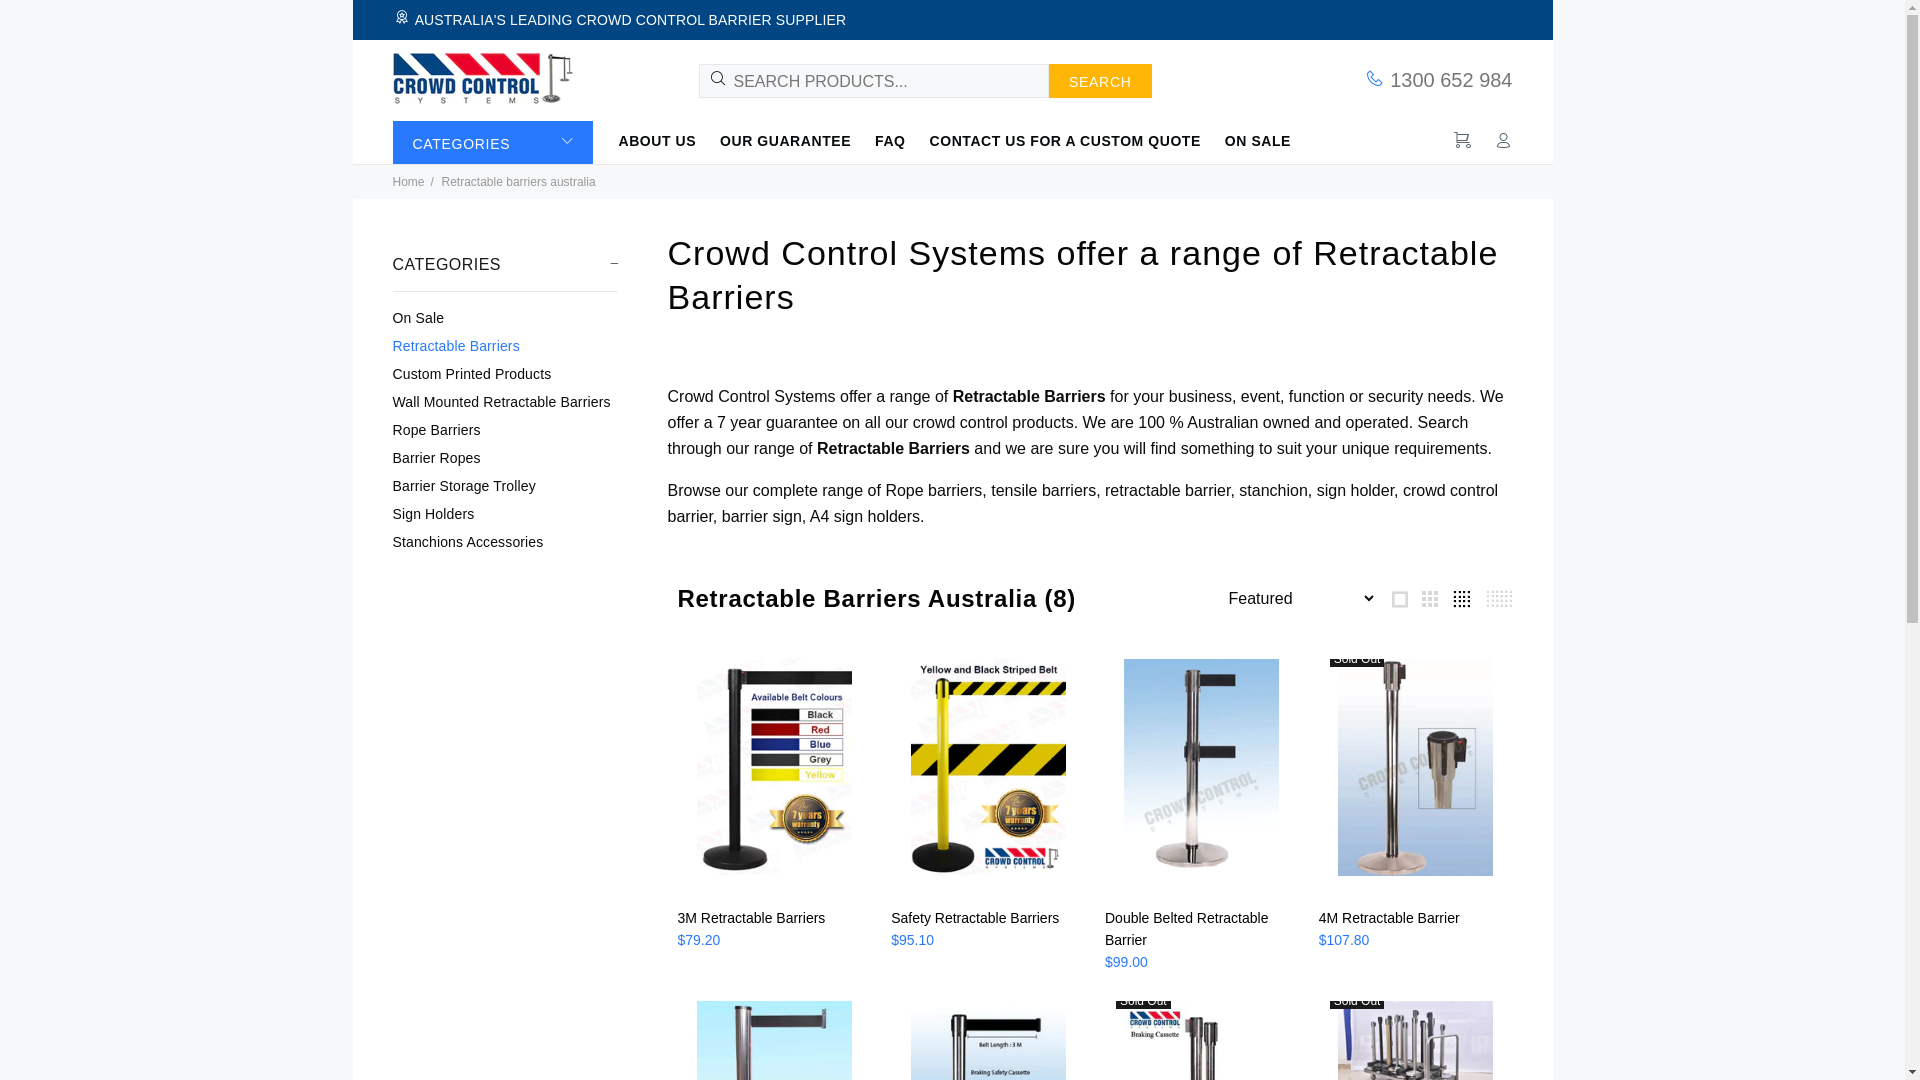  What do you see at coordinates (677, 918) in the screenshot?
I see `'3M Retractable Barriers'` at bounding box center [677, 918].